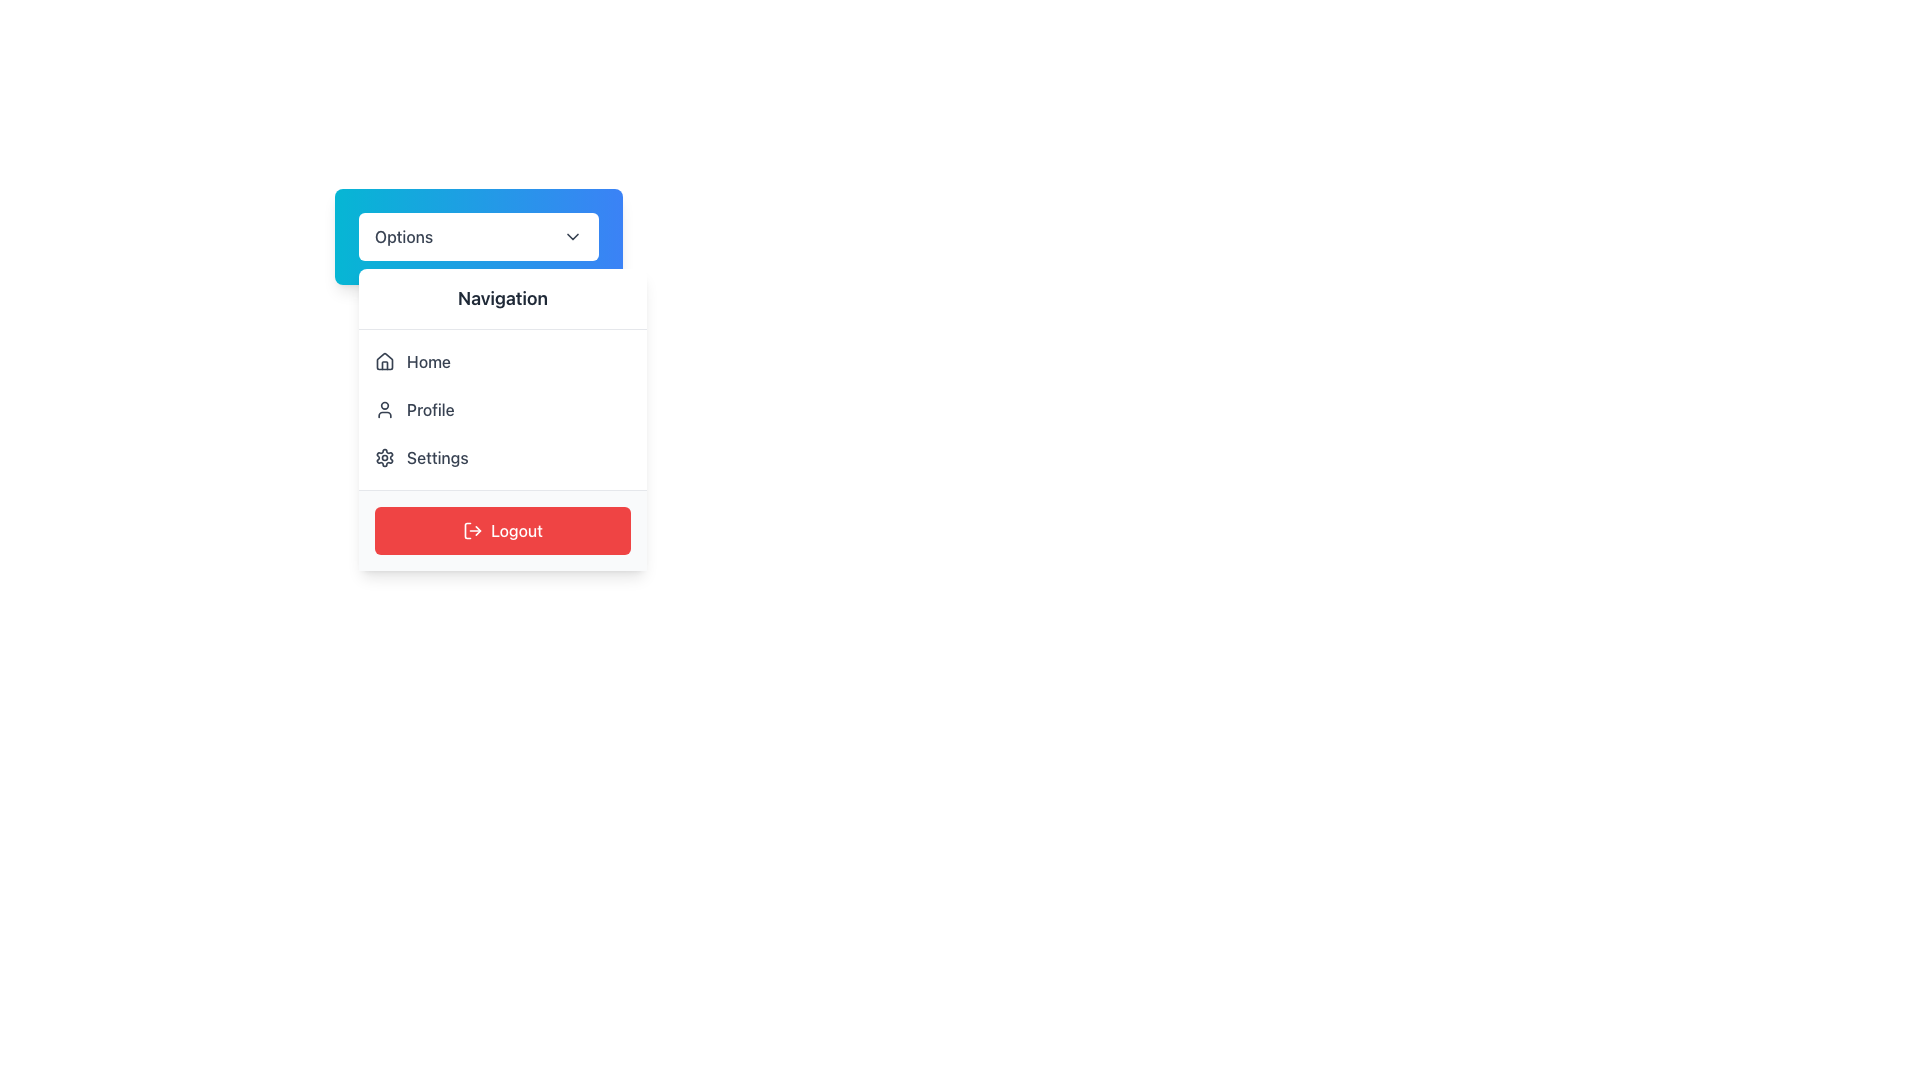  Describe the element at coordinates (478, 235) in the screenshot. I see `the Dropdown Header Panel labeled 'Options' that allows users to toggle a dropdown menu` at that location.